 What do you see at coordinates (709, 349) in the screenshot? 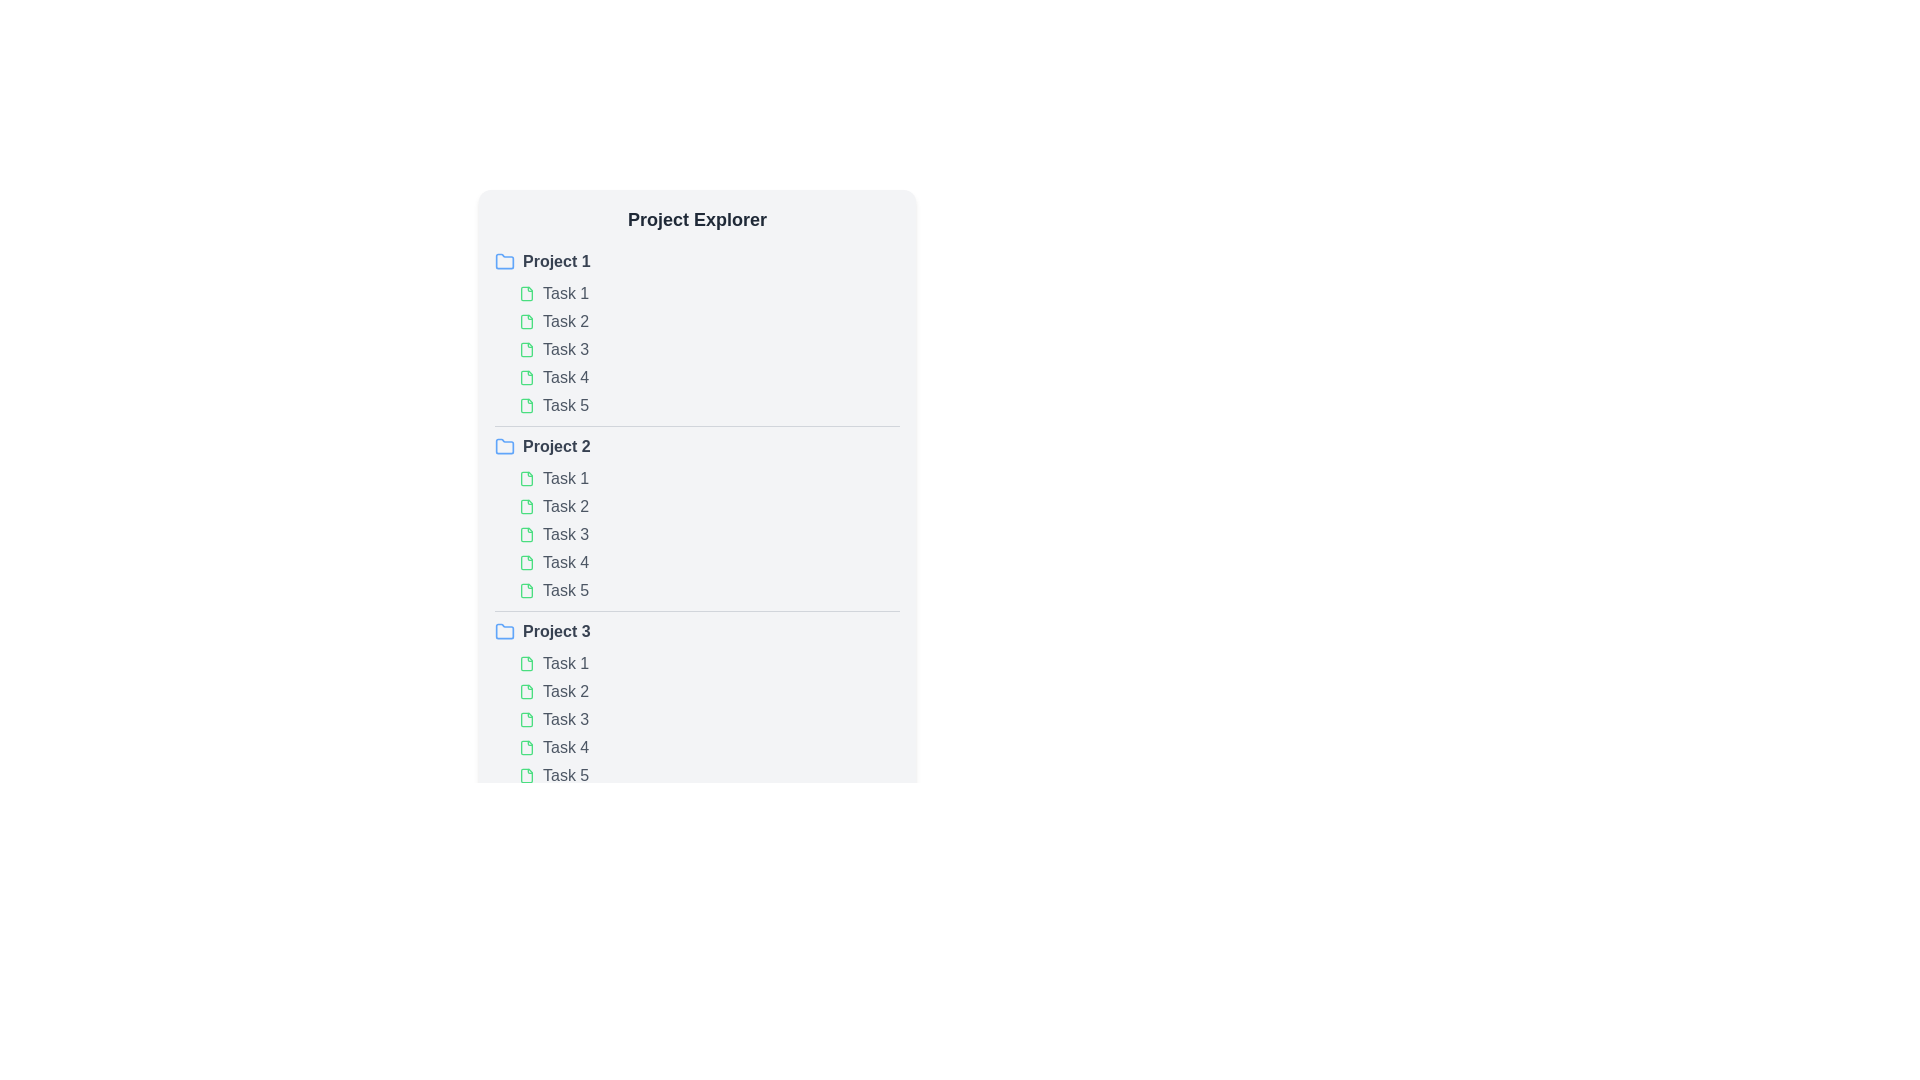
I see `a task in the task list located in the 'Project 1' section of the 'Project Explorer' interface` at bounding box center [709, 349].